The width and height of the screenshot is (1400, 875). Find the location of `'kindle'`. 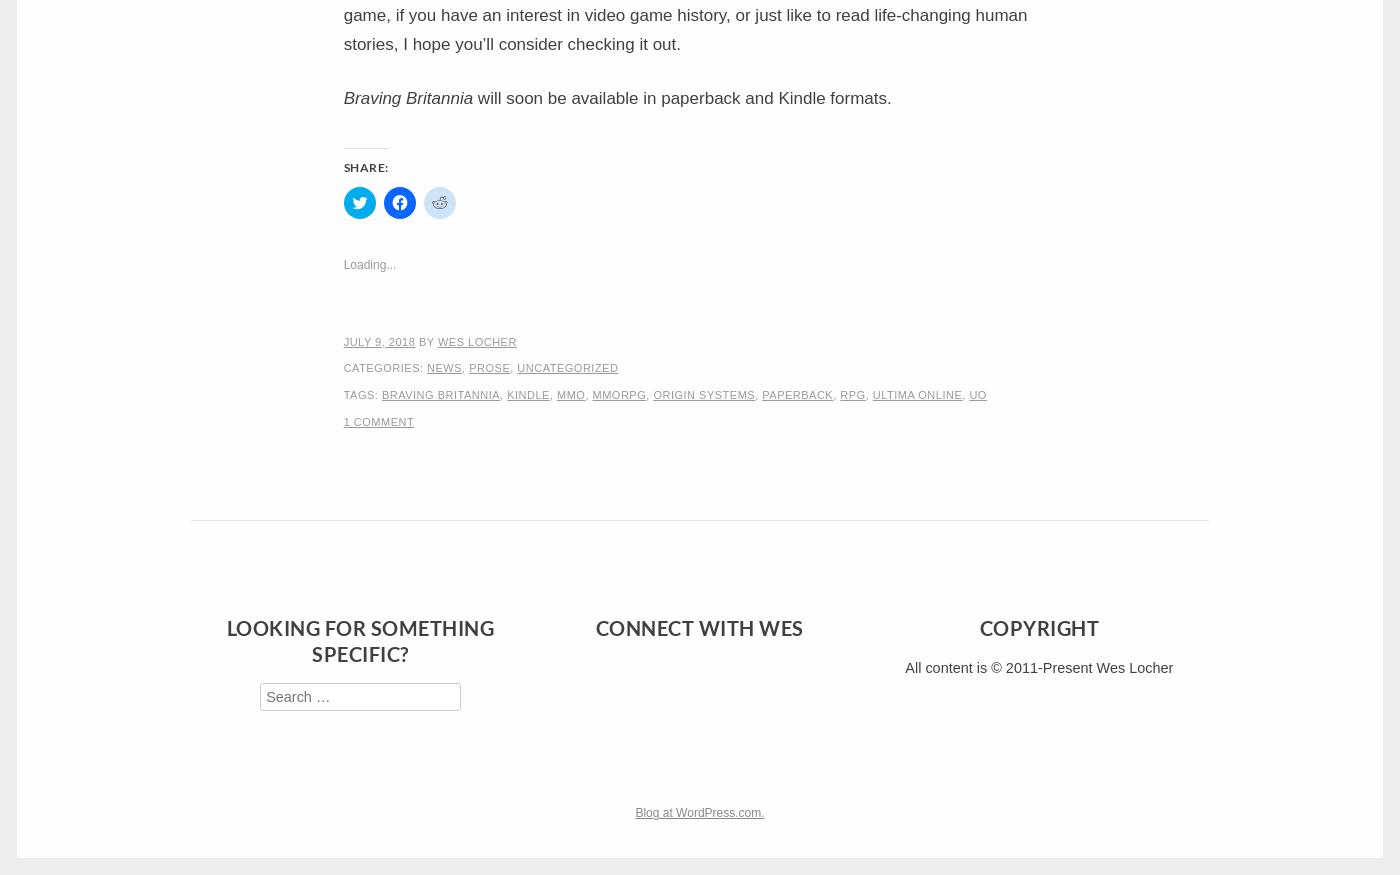

'kindle' is located at coordinates (527, 393).